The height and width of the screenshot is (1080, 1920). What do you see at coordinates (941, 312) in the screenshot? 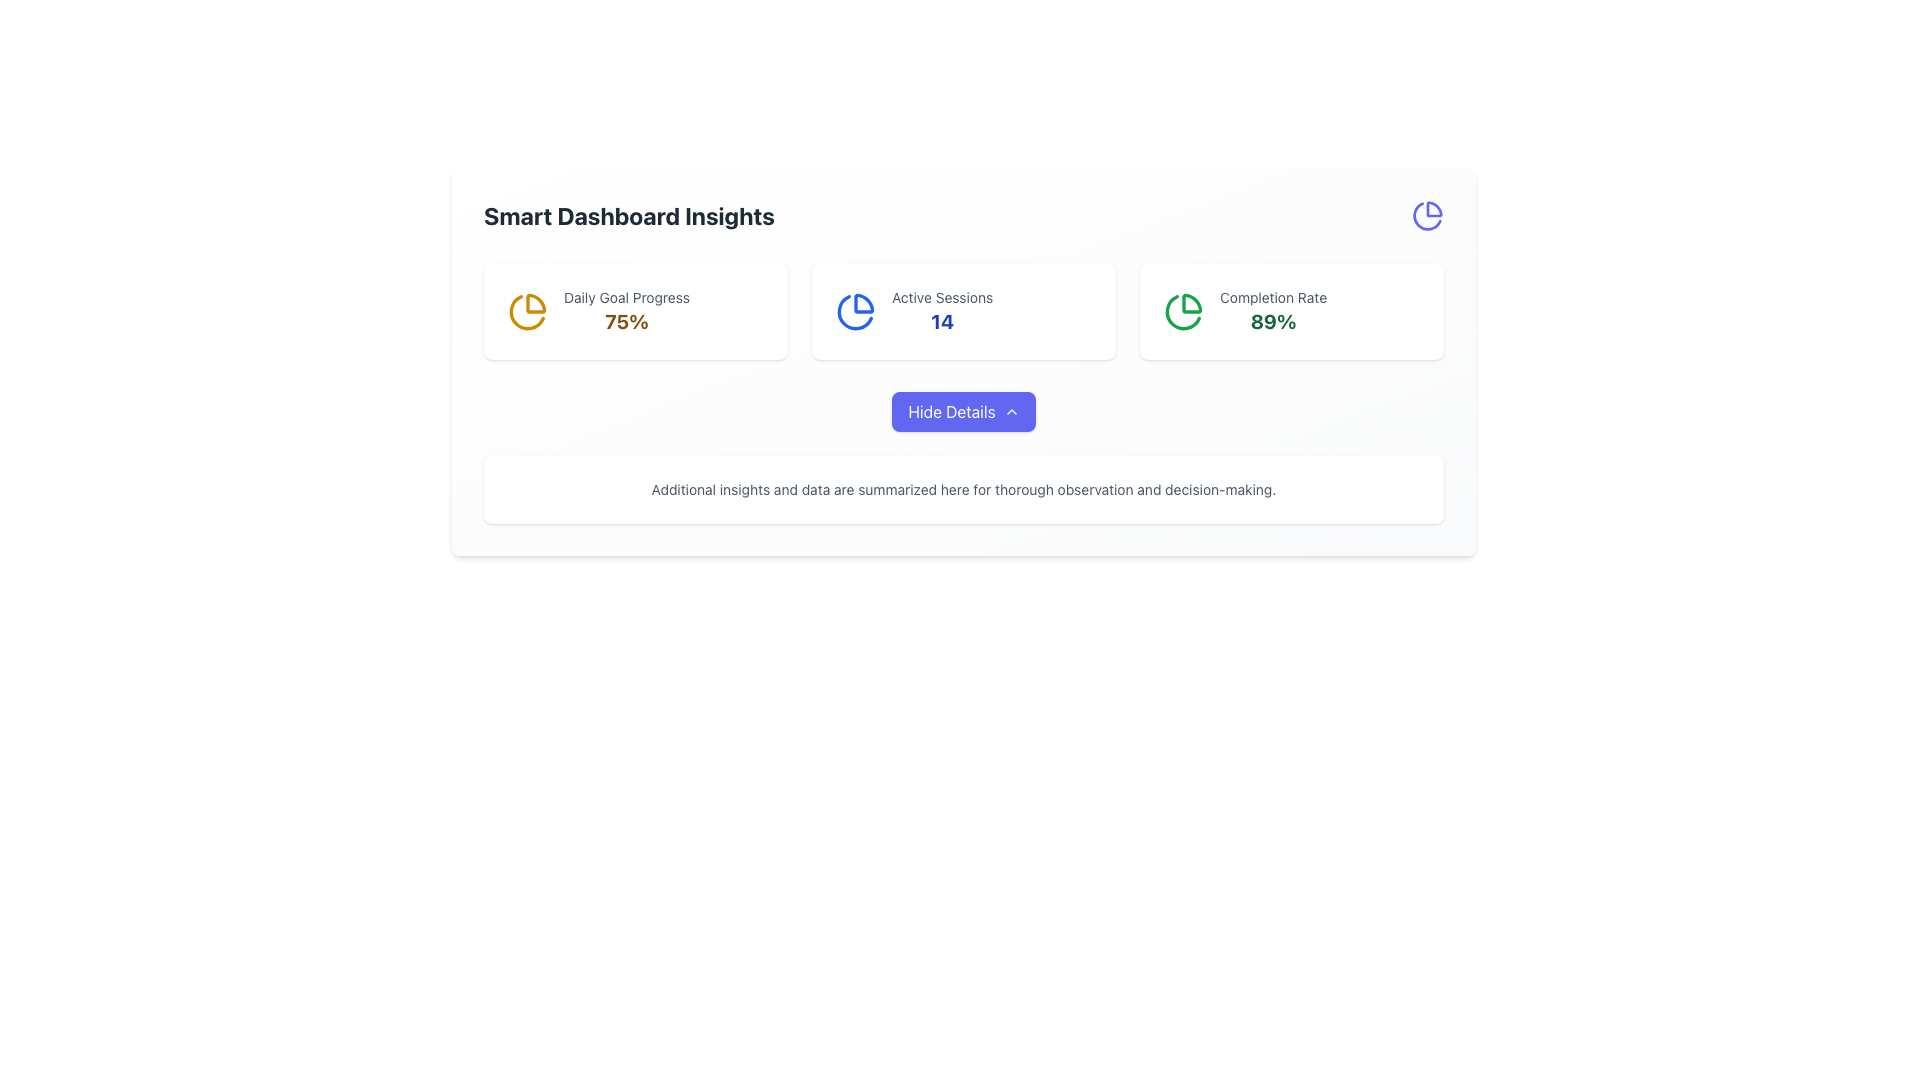
I see `text 'Active Sessions' from the informational display that shows the number of active sessions, which is highlighted in a larger, bold, blue font` at bounding box center [941, 312].